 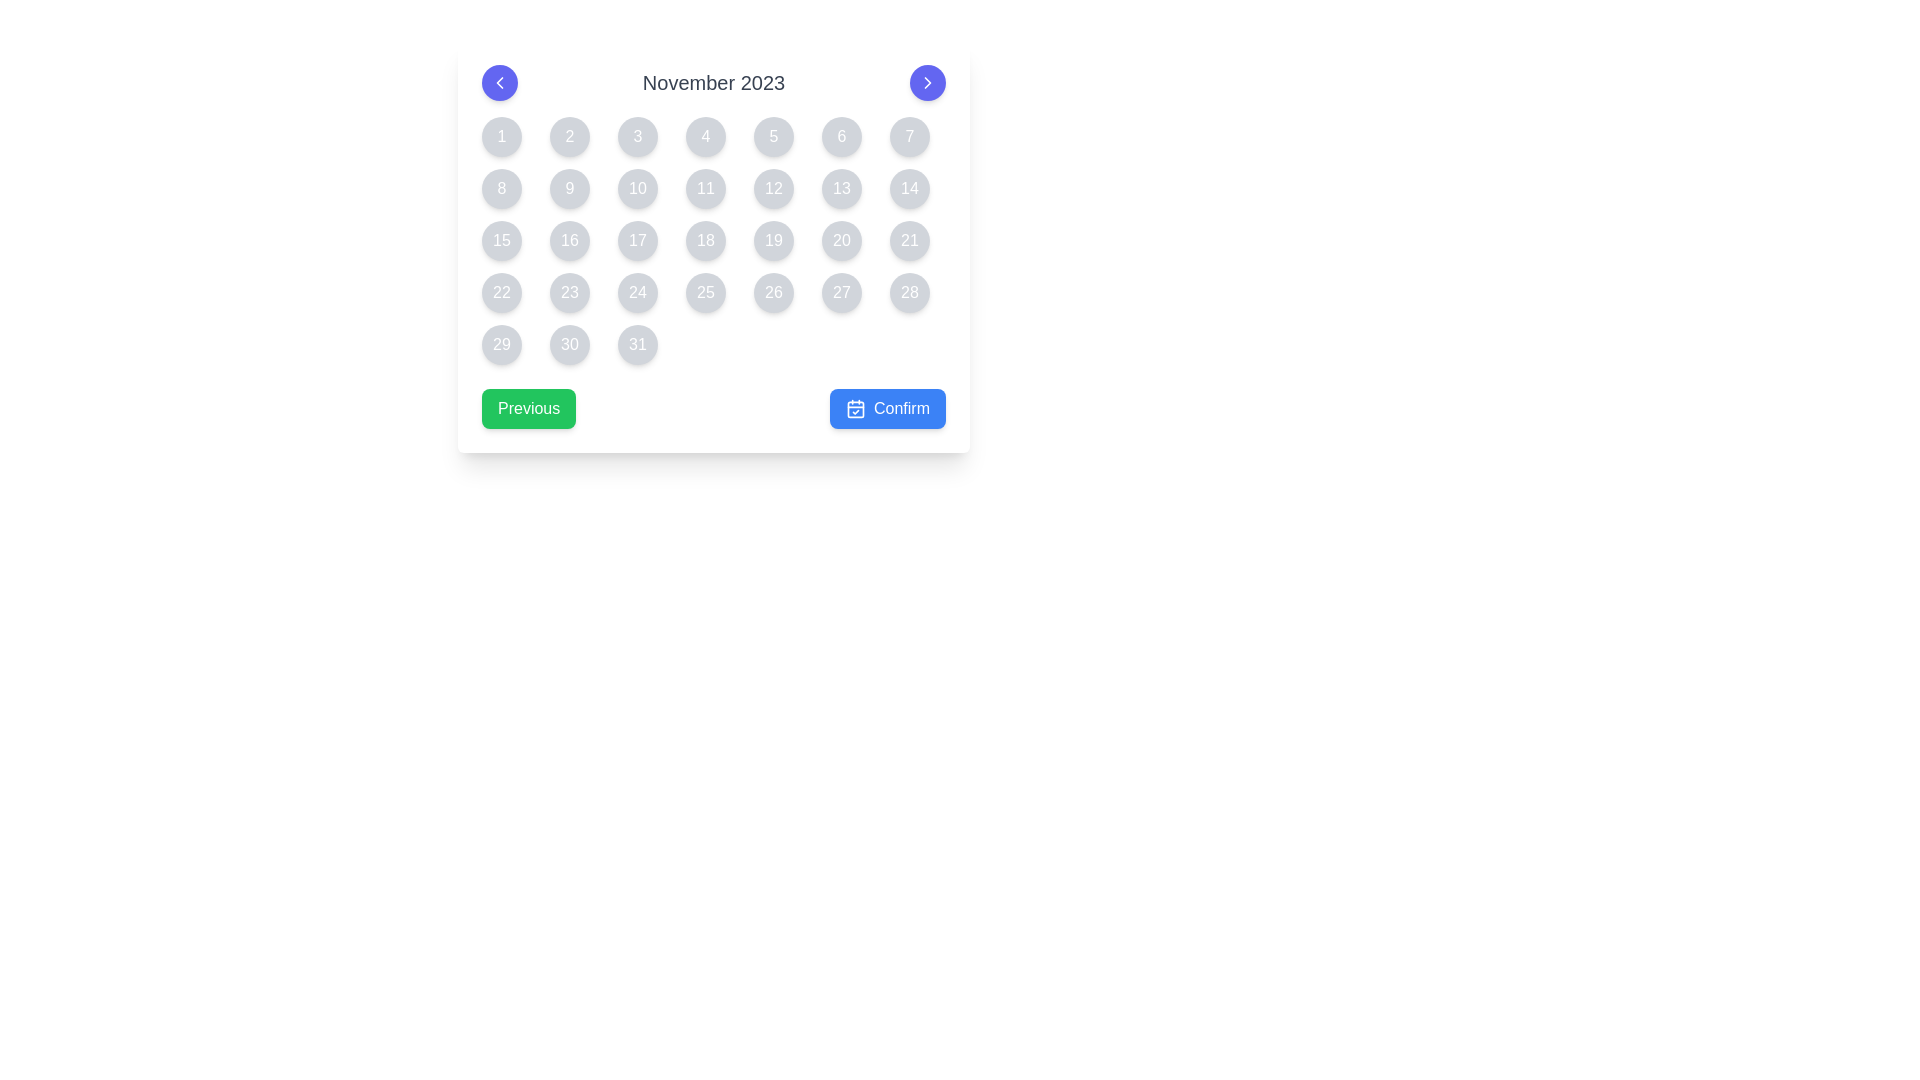 What do you see at coordinates (705, 189) in the screenshot?
I see `the button representing the 11th day of the month in the calendar interface` at bounding box center [705, 189].